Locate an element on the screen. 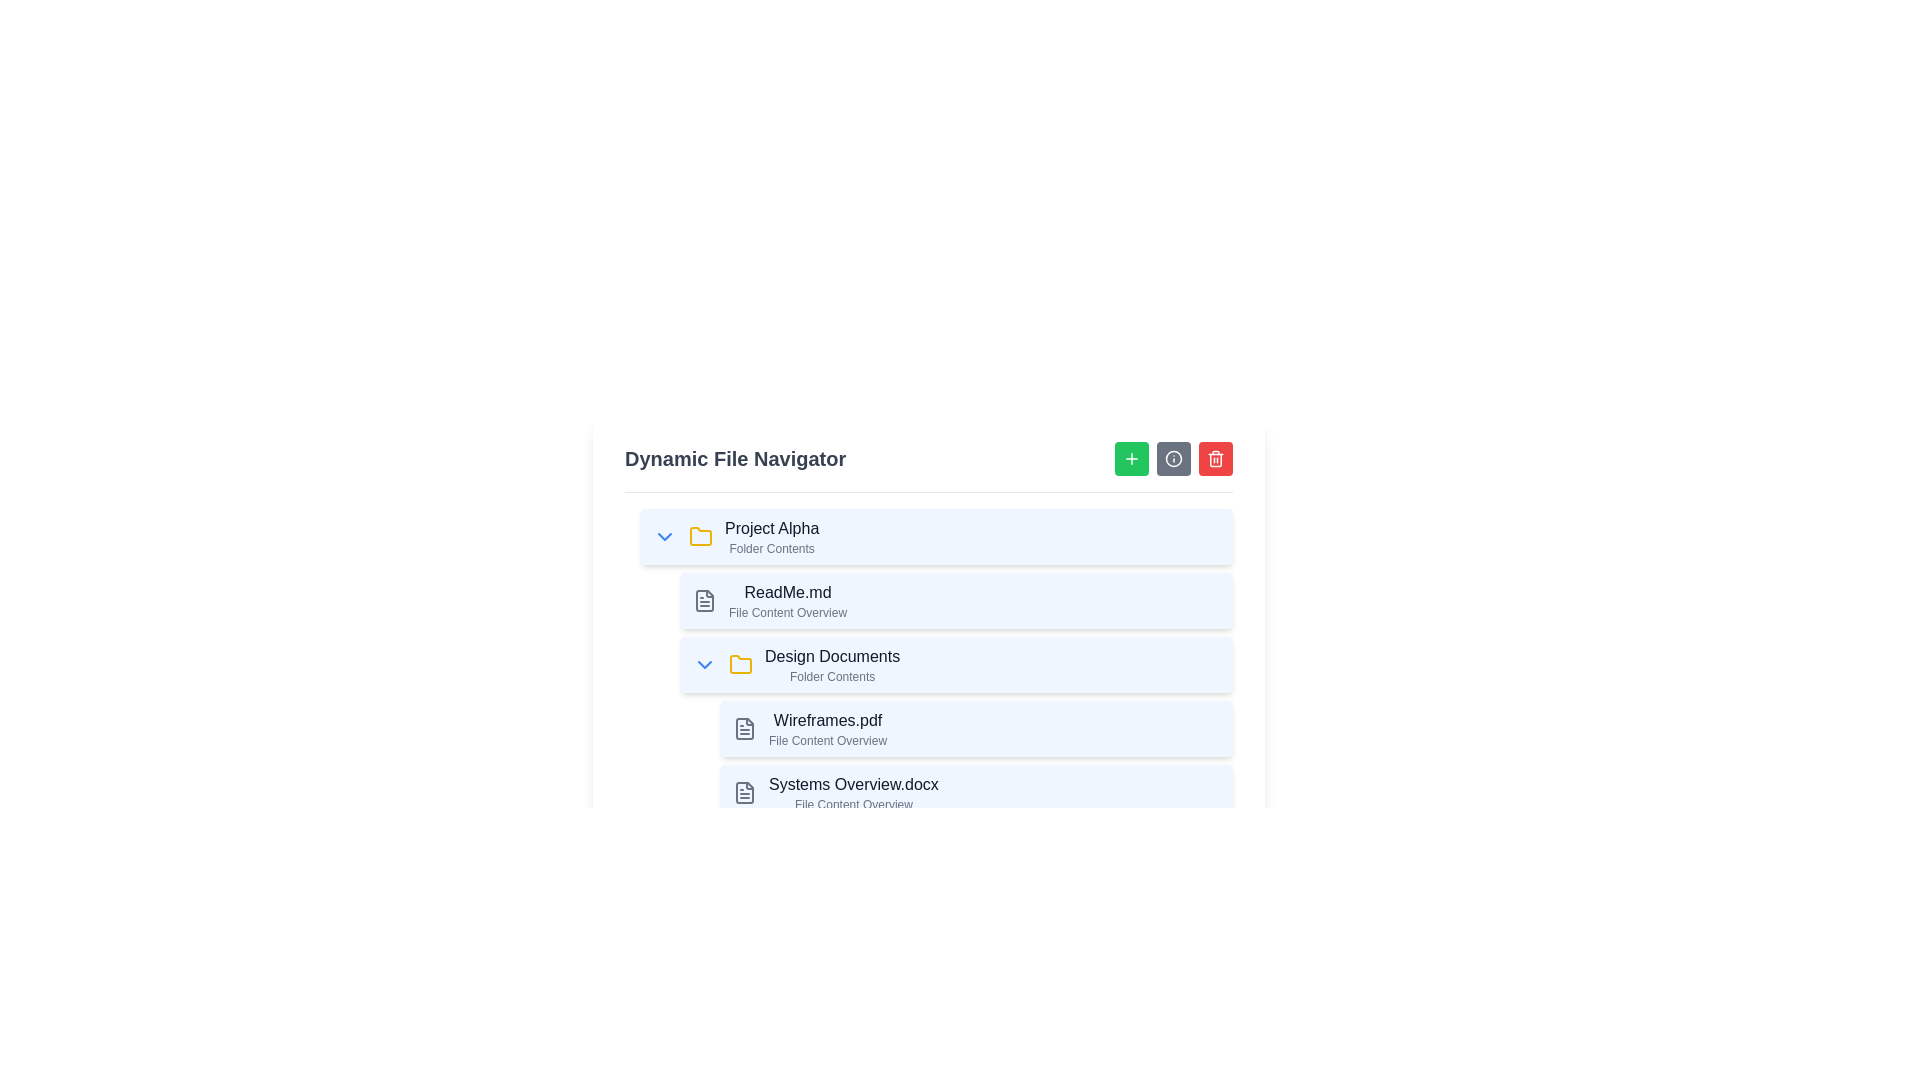 This screenshot has height=1080, width=1920. the trash can icon button with a red background in the top-right corner of the interface is located at coordinates (1214, 459).